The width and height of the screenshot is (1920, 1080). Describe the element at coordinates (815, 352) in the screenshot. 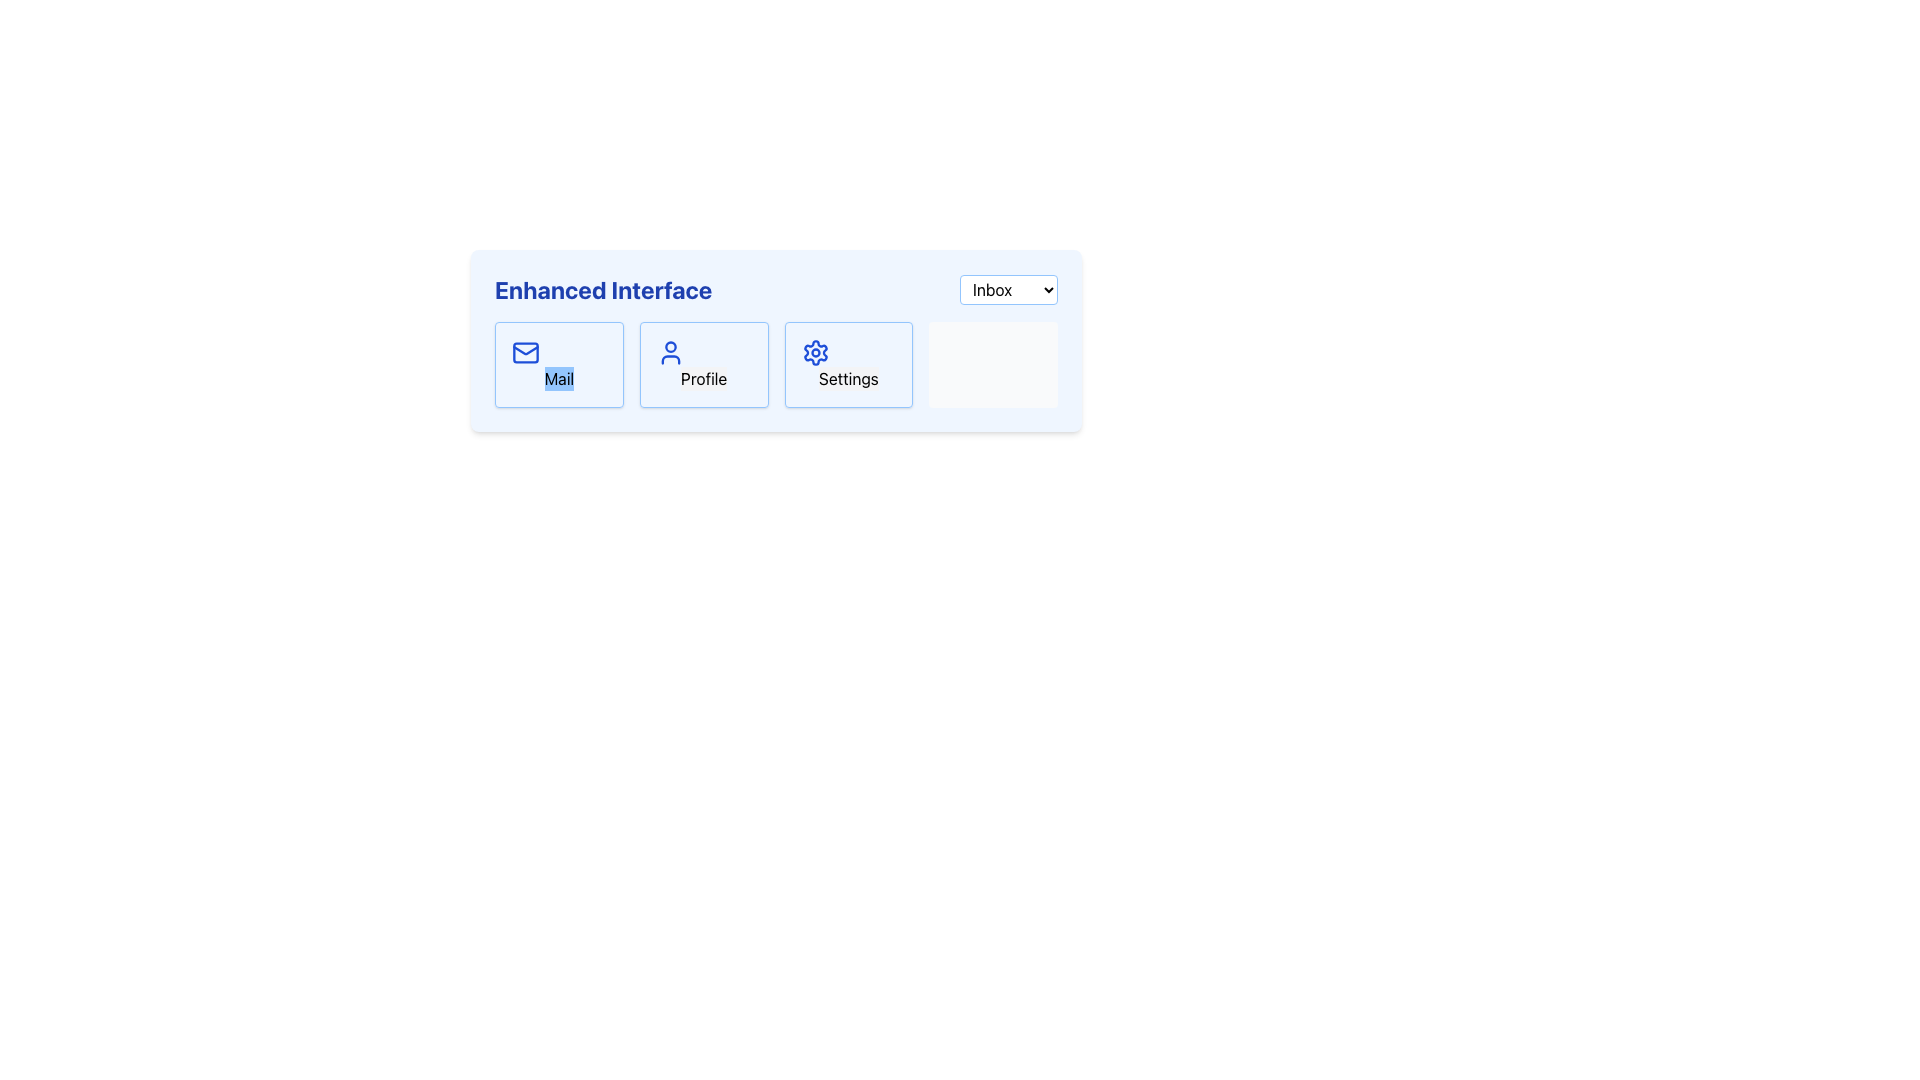

I see `the settings cogwheel icon, which is the third button from the left in the horizontal layout under 'Enhanced Interface'` at that location.